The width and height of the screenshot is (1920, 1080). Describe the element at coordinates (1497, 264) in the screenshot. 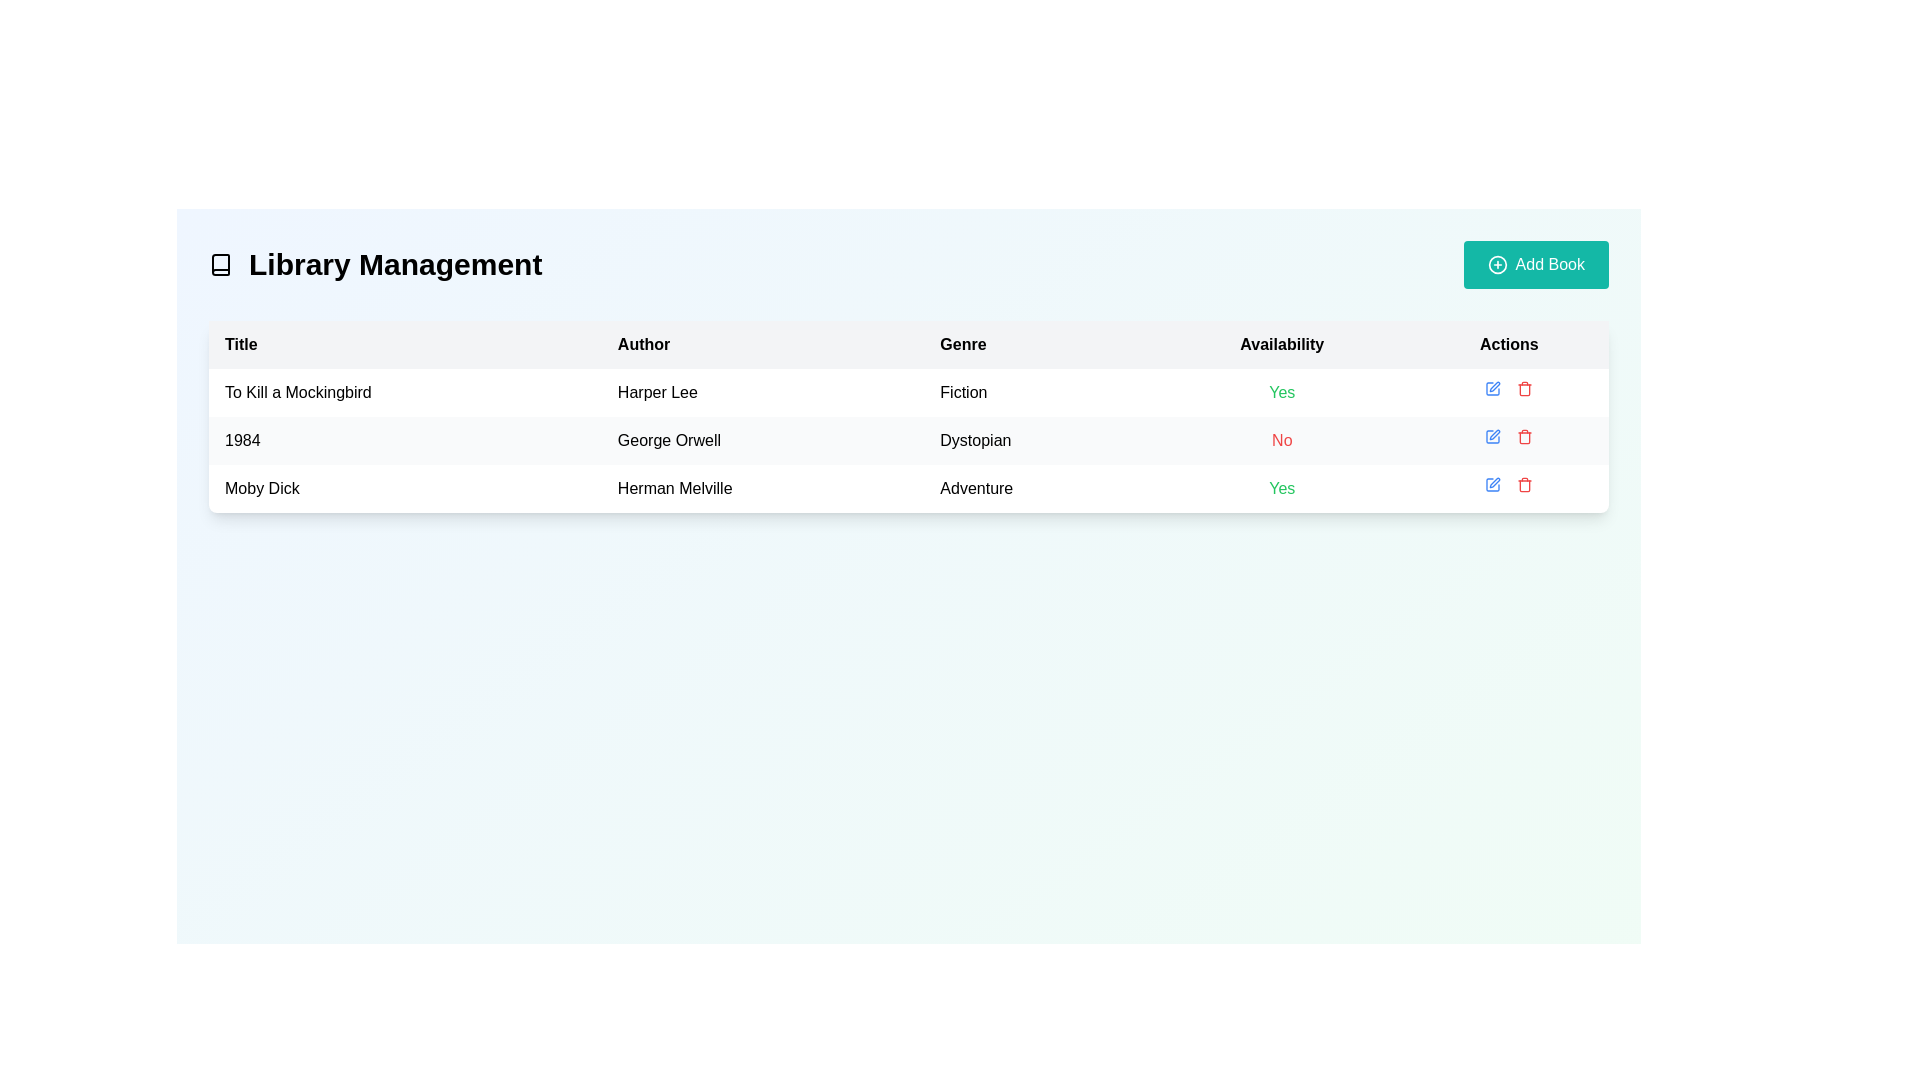

I see `the circular teal-green icon with a '+' symbol inside, located to the left of the 'Add Book' text on the green button near the top-right region of the interface` at that location.